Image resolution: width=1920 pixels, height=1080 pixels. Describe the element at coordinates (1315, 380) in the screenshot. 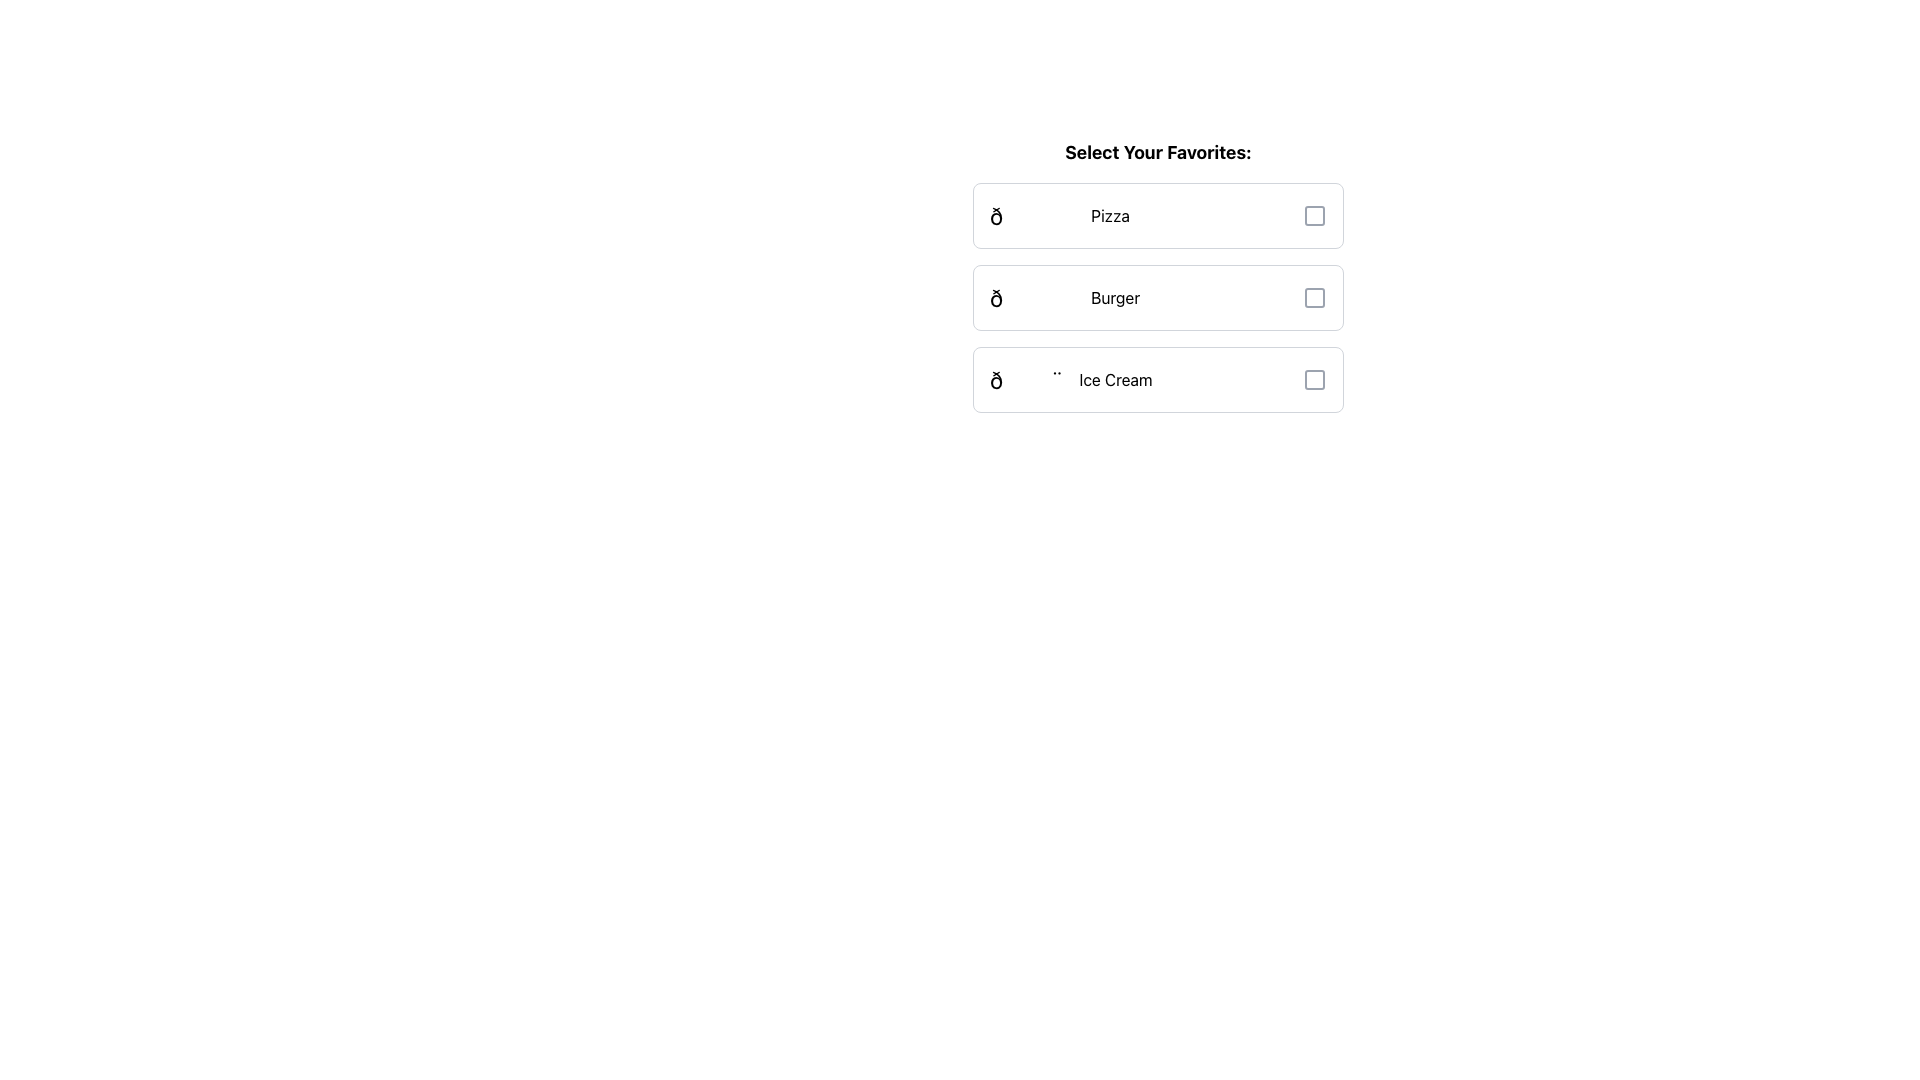

I see `the interactive checkbox for 'Ice Cream' located in the third row of the 'Select Your Favorites' section` at that location.